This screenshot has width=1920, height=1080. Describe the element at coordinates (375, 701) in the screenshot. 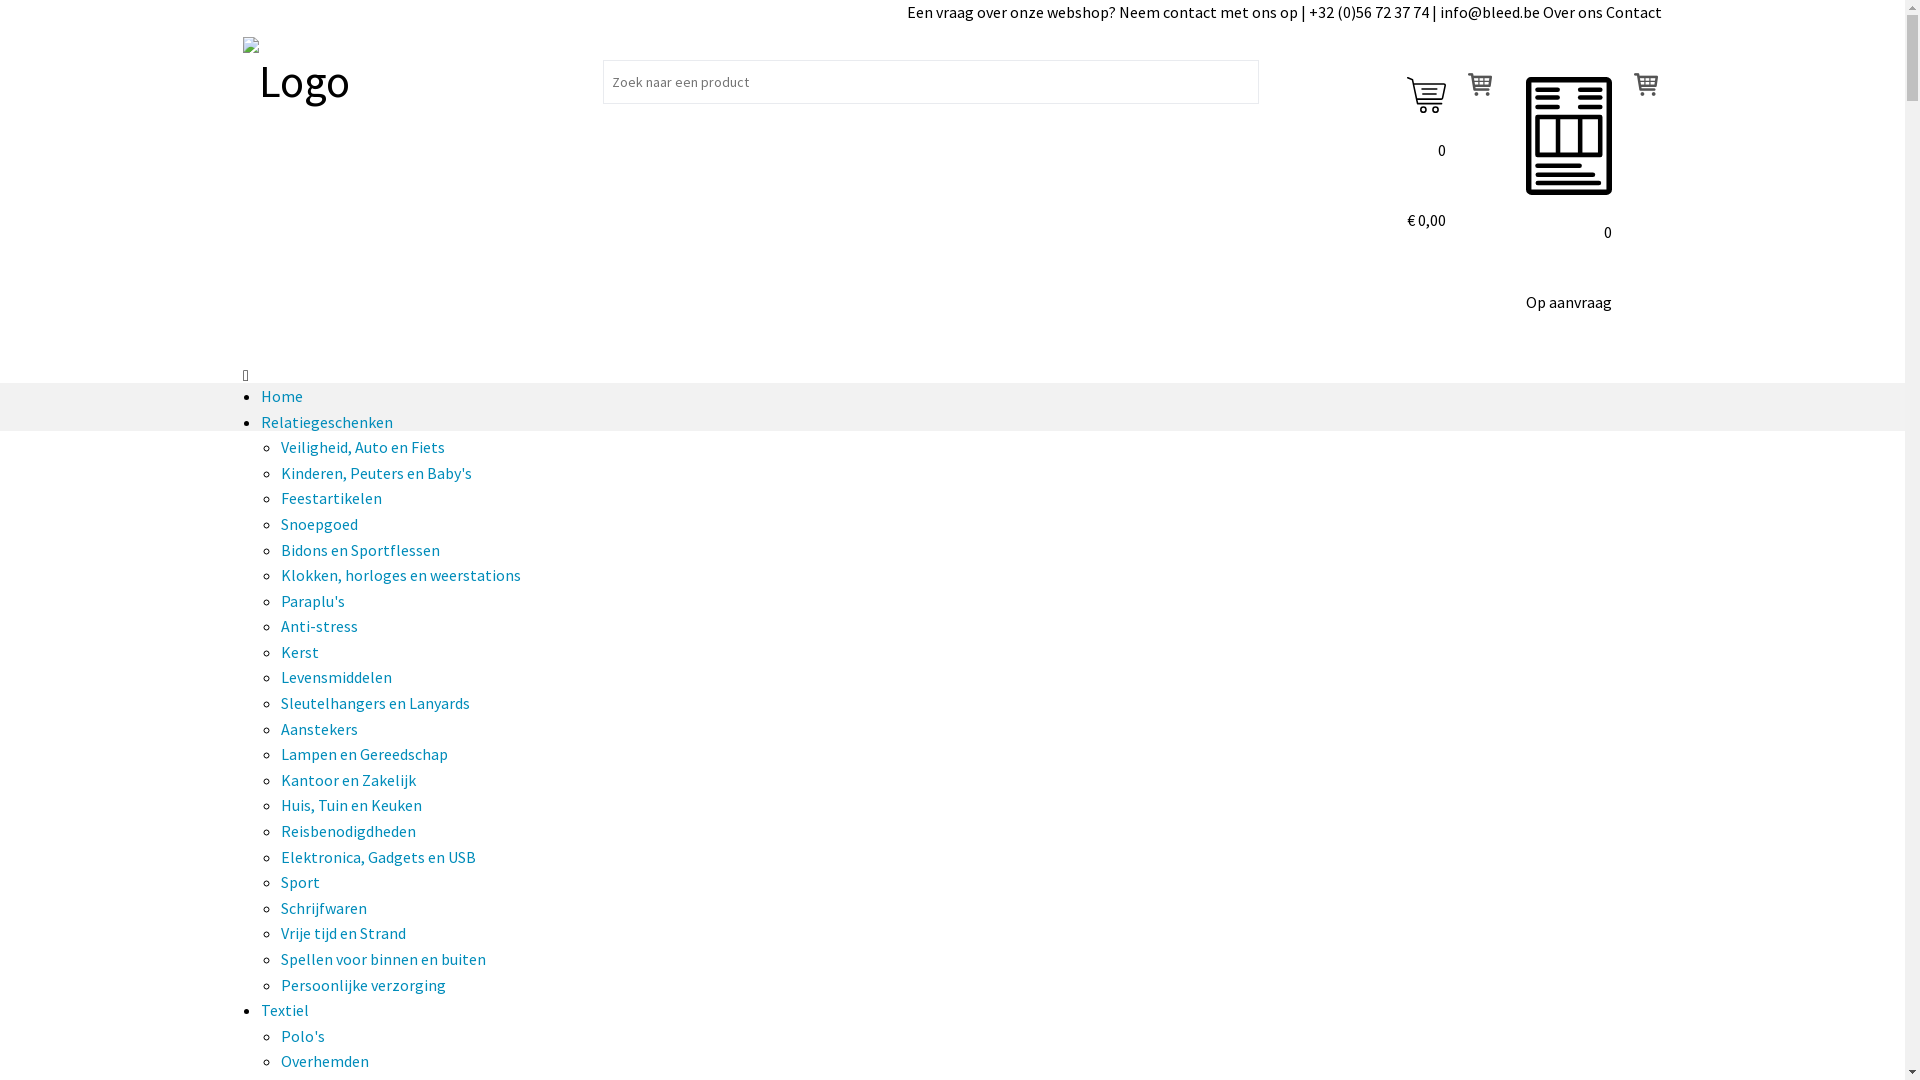

I see `'Sleutelhangers en Lanyards'` at that location.